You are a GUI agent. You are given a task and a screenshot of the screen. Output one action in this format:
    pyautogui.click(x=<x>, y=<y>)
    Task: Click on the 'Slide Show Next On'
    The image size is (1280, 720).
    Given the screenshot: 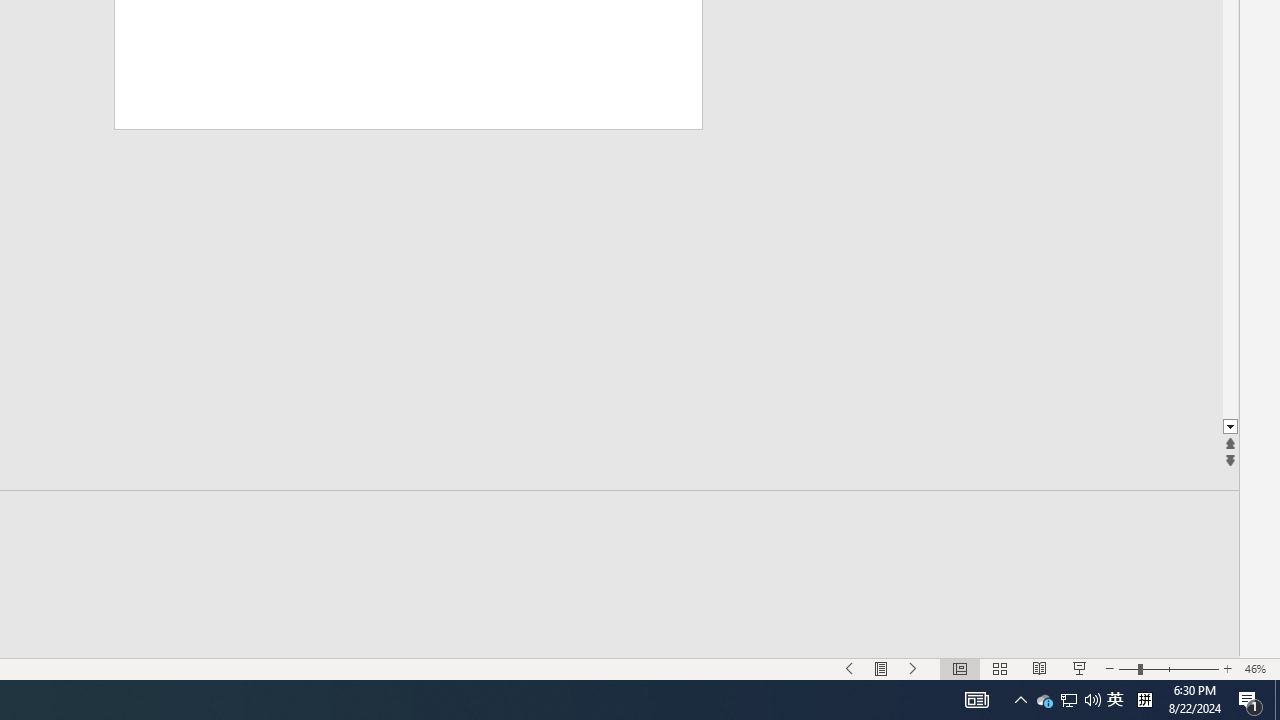 What is the action you would take?
    pyautogui.click(x=913, y=669)
    